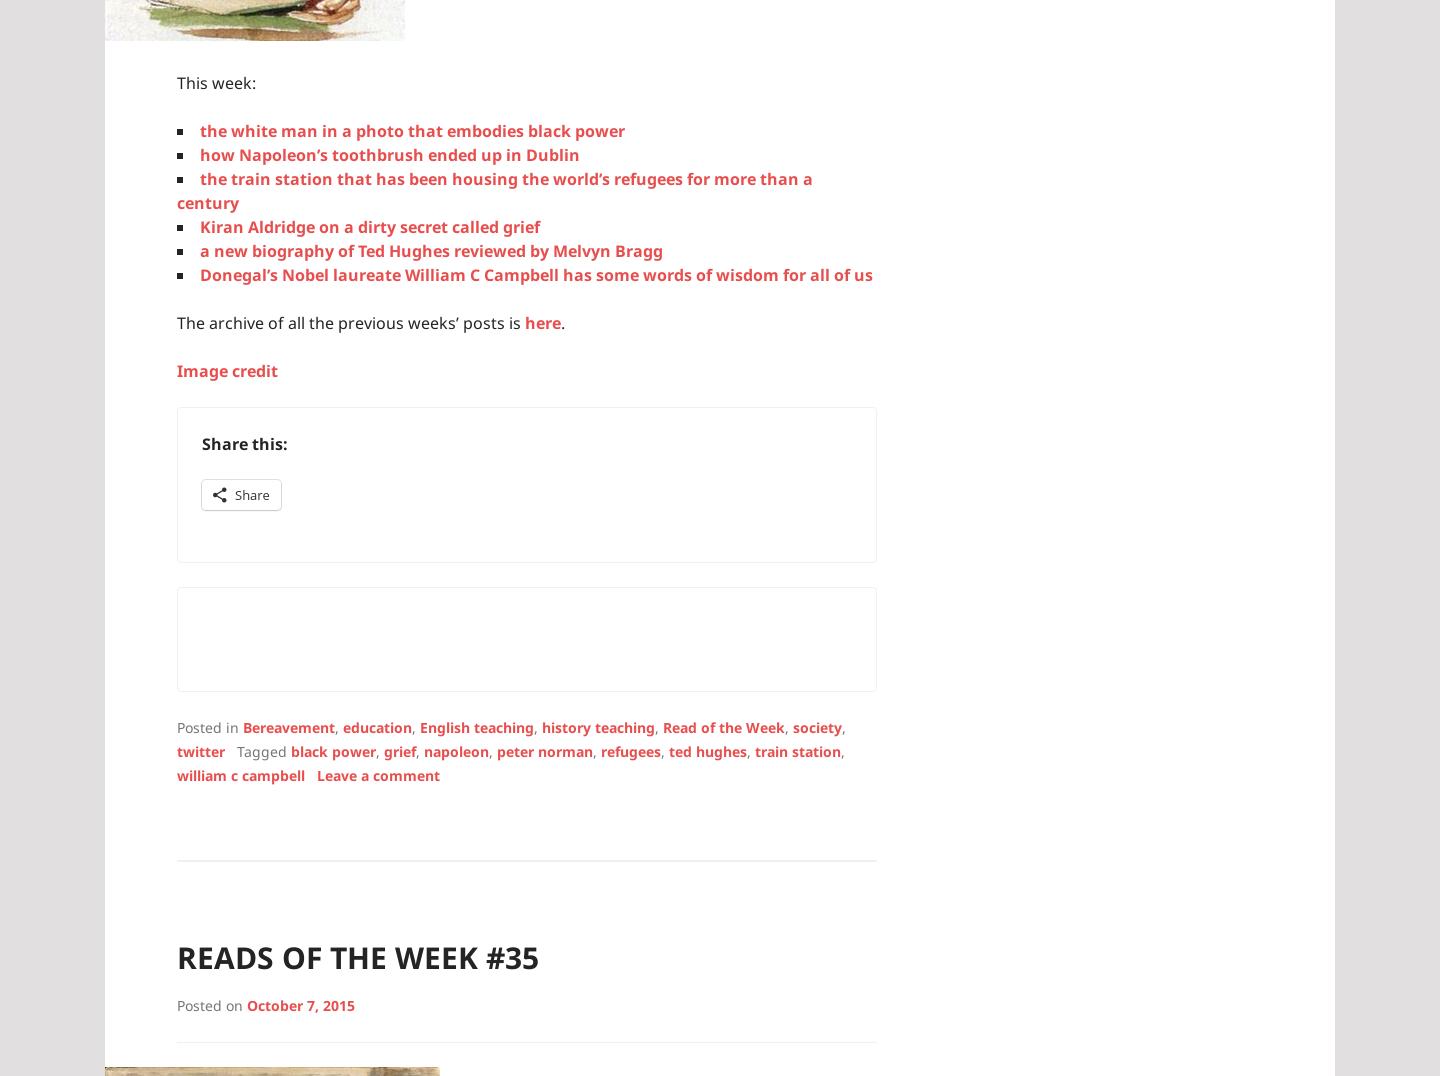  What do you see at coordinates (798, 749) in the screenshot?
I see `'train station'` at bounding box center [798, 749].